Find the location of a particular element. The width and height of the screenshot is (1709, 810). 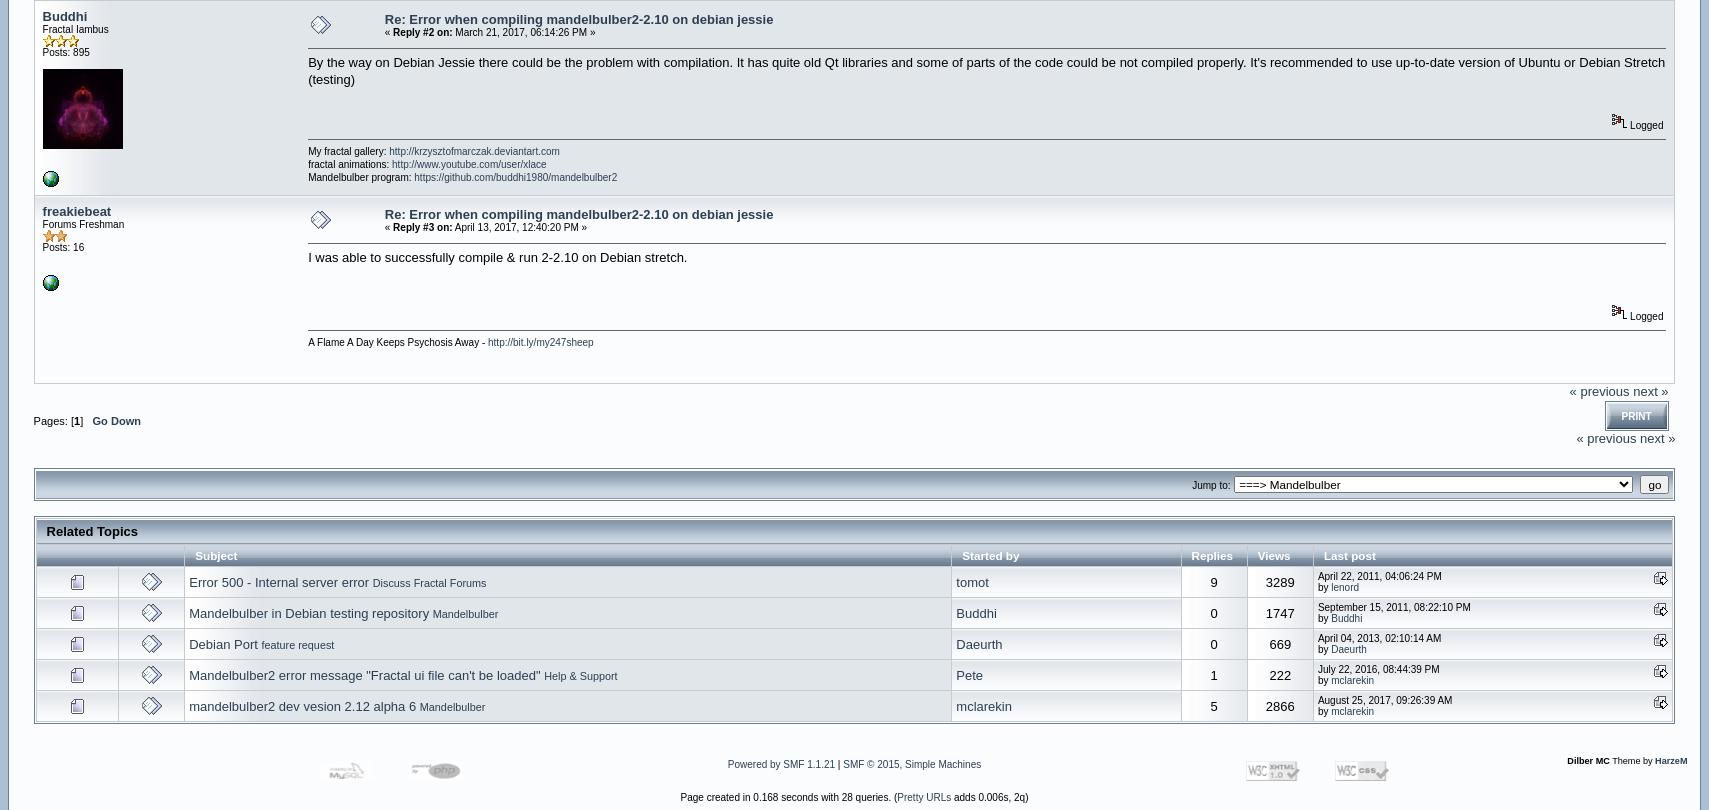

'2866' is located at coordinates (1279, 704).